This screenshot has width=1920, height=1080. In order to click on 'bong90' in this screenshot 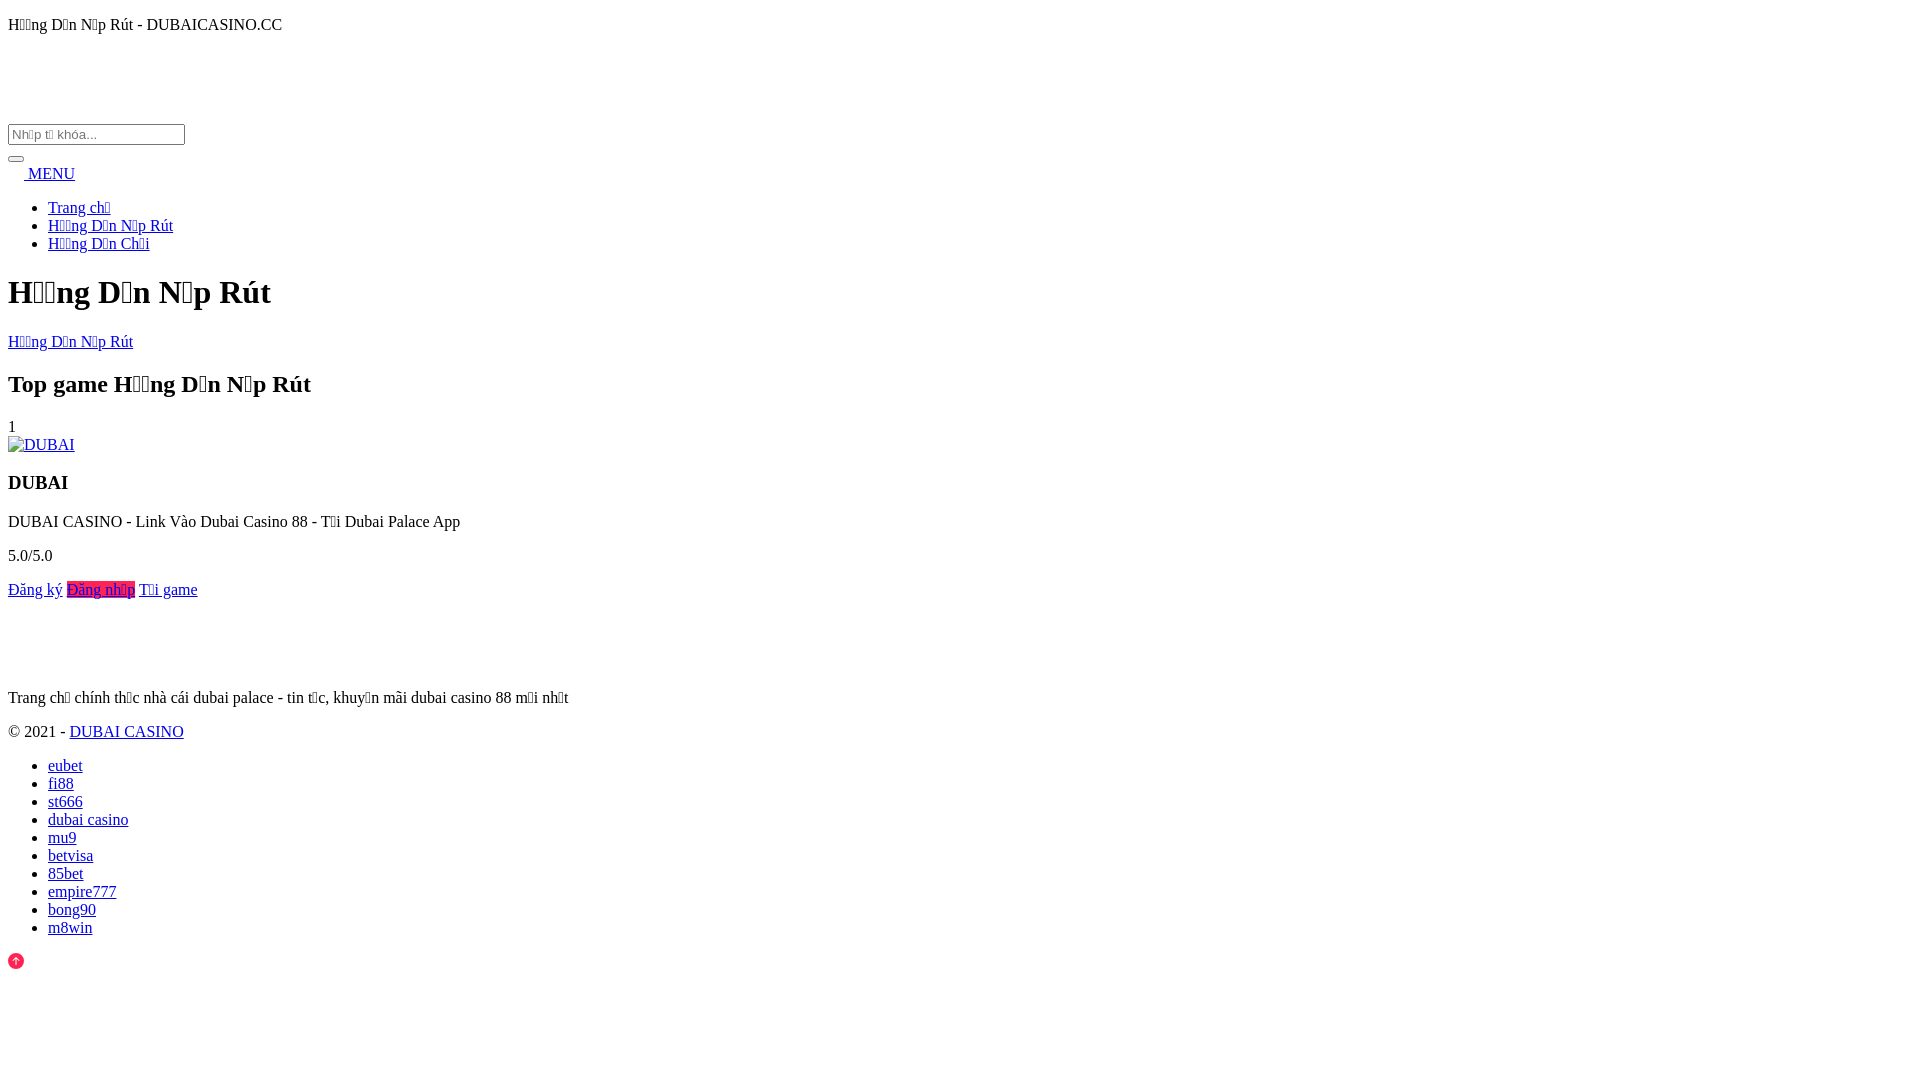, I will do `click(72, 909)`.